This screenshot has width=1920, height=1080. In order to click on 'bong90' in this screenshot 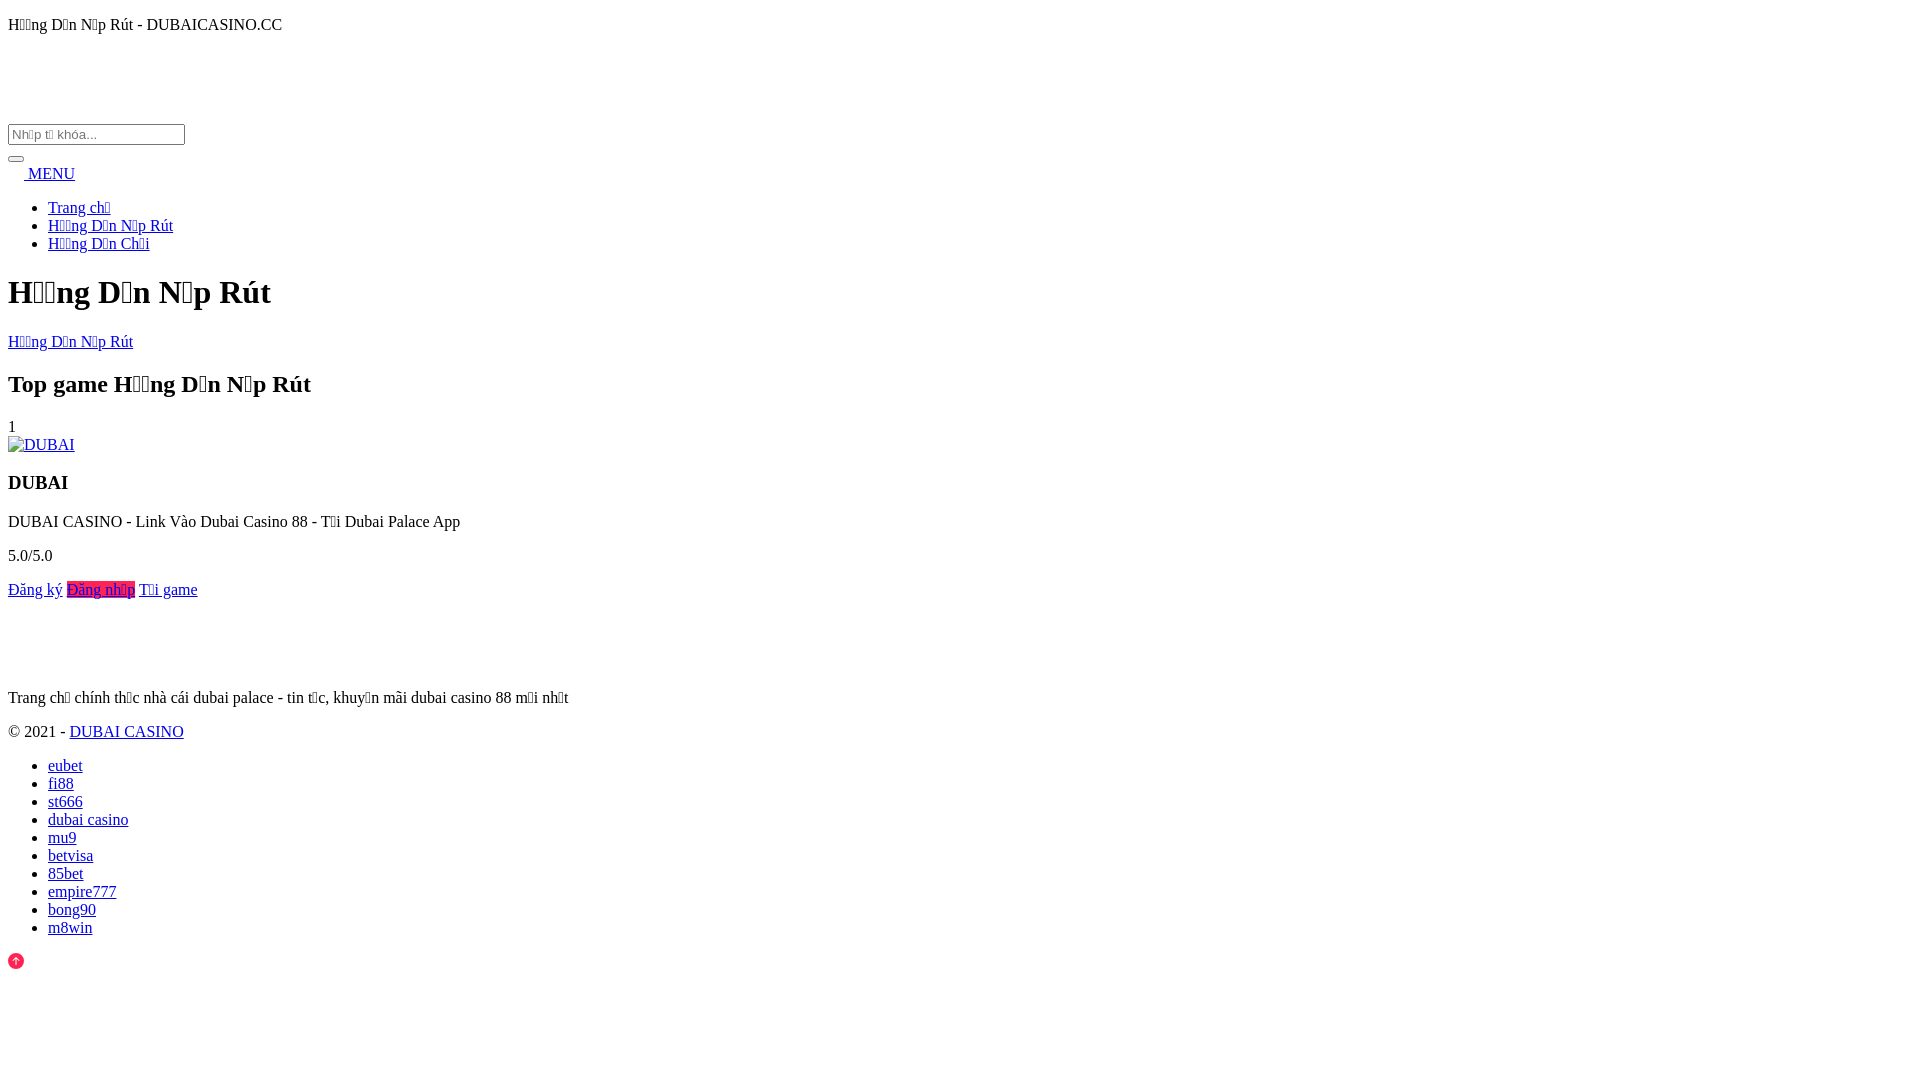, I will do `click(72, 909)`.